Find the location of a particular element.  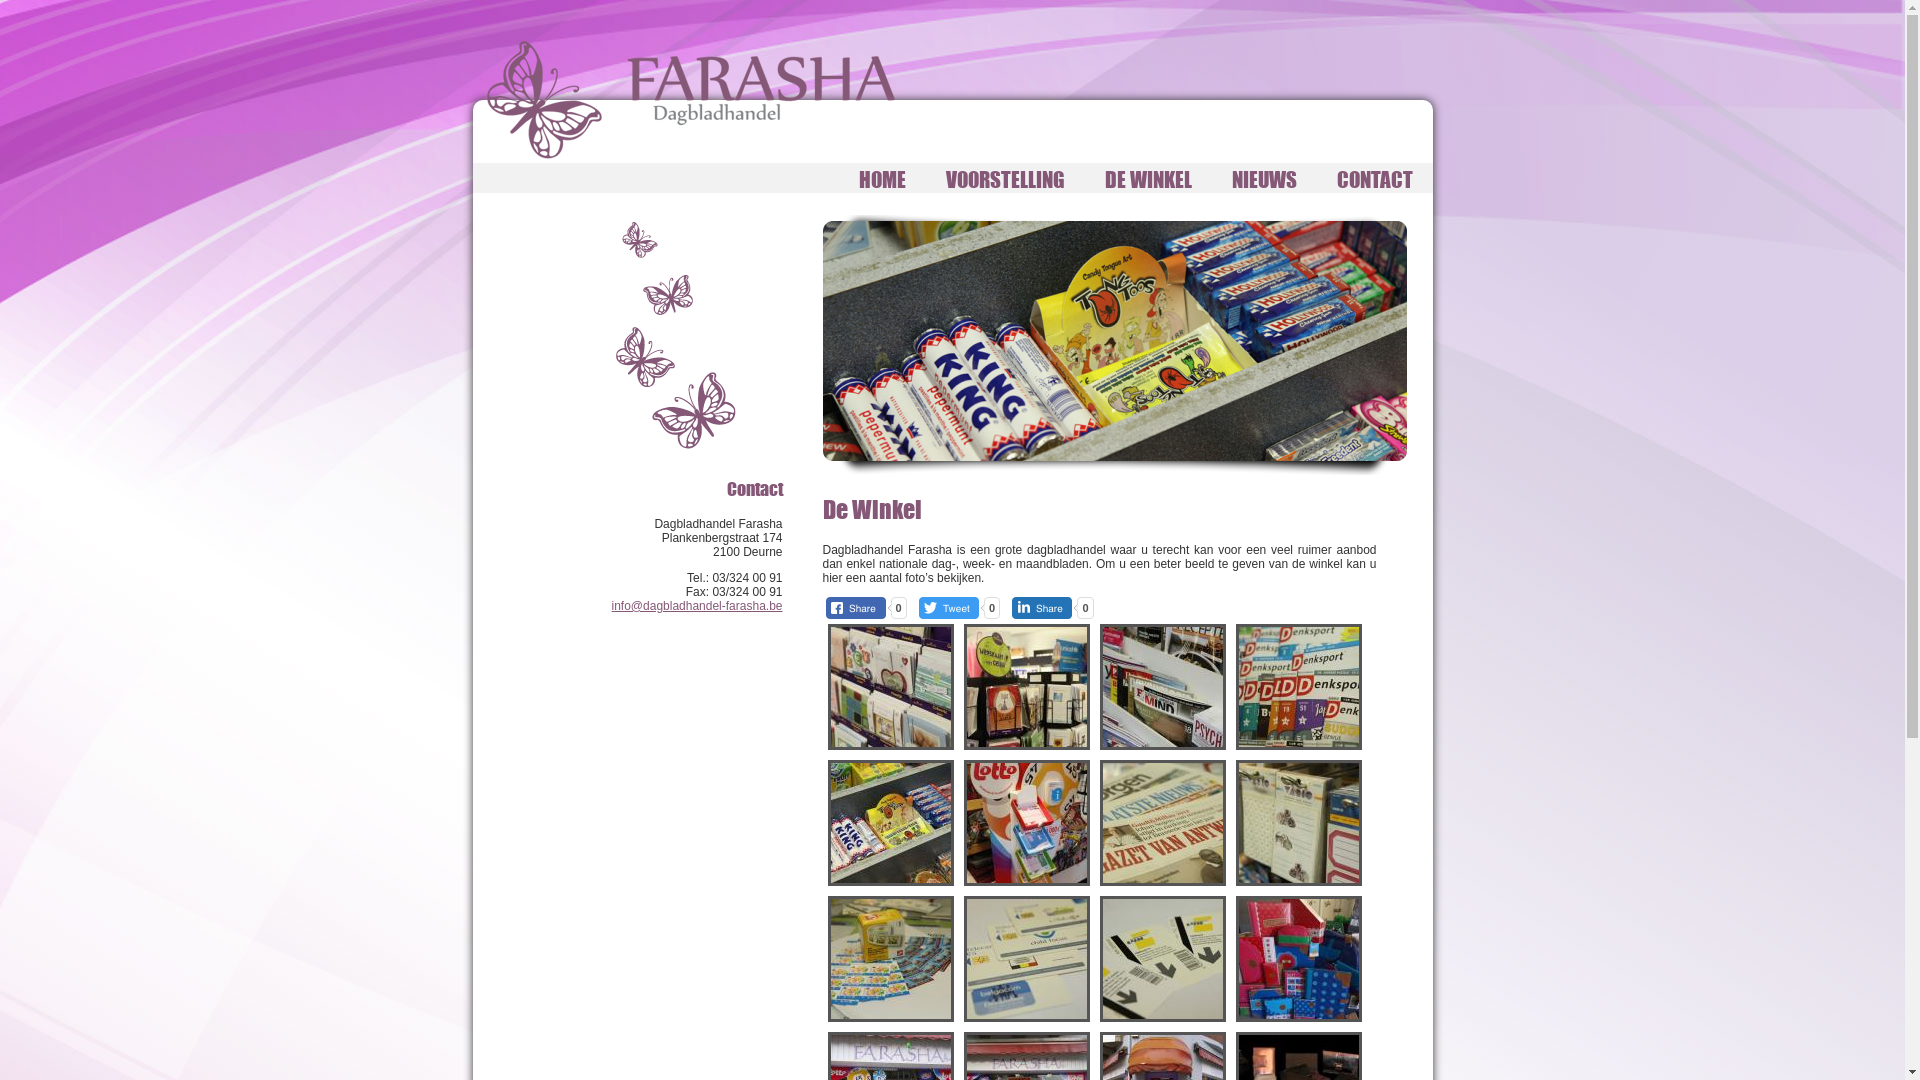

'HOME' is located at coordinates (880, 177).